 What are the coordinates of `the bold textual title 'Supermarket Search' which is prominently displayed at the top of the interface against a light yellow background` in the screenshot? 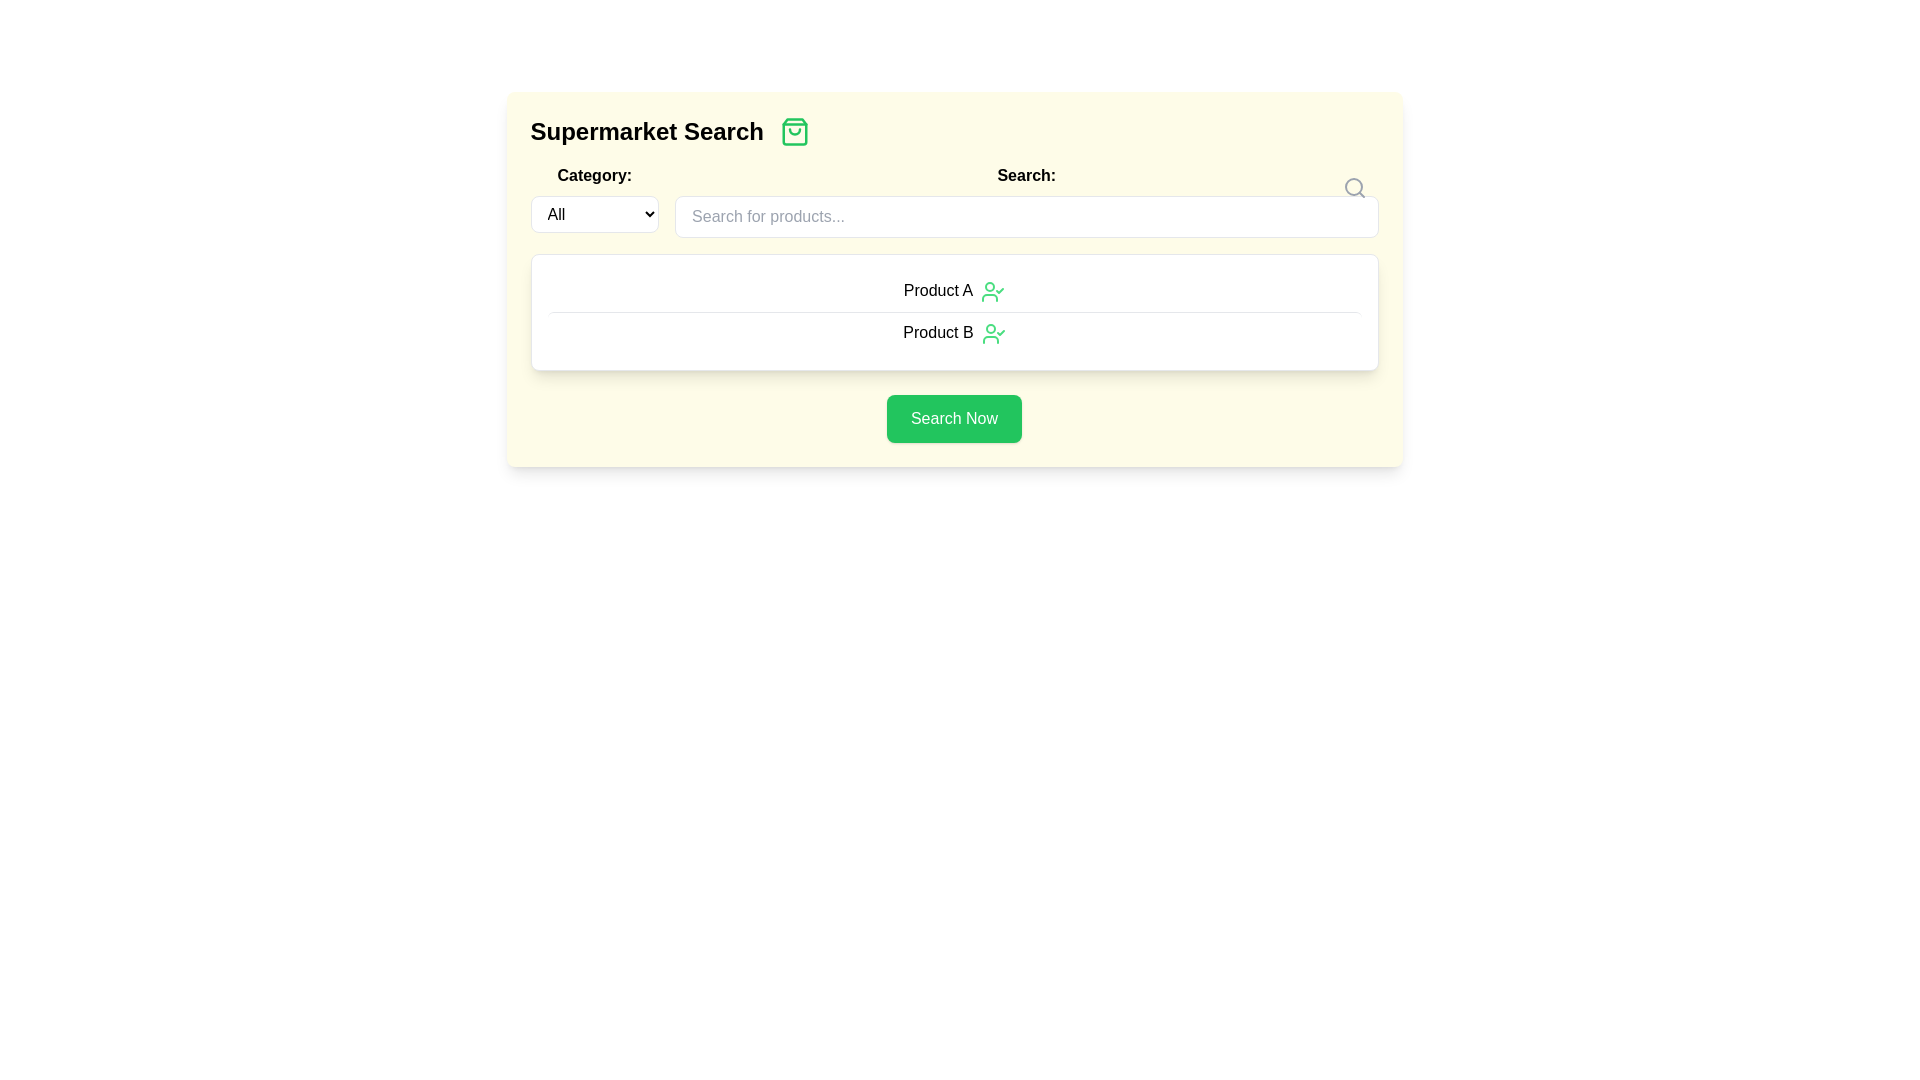 It's located at (647, 131).